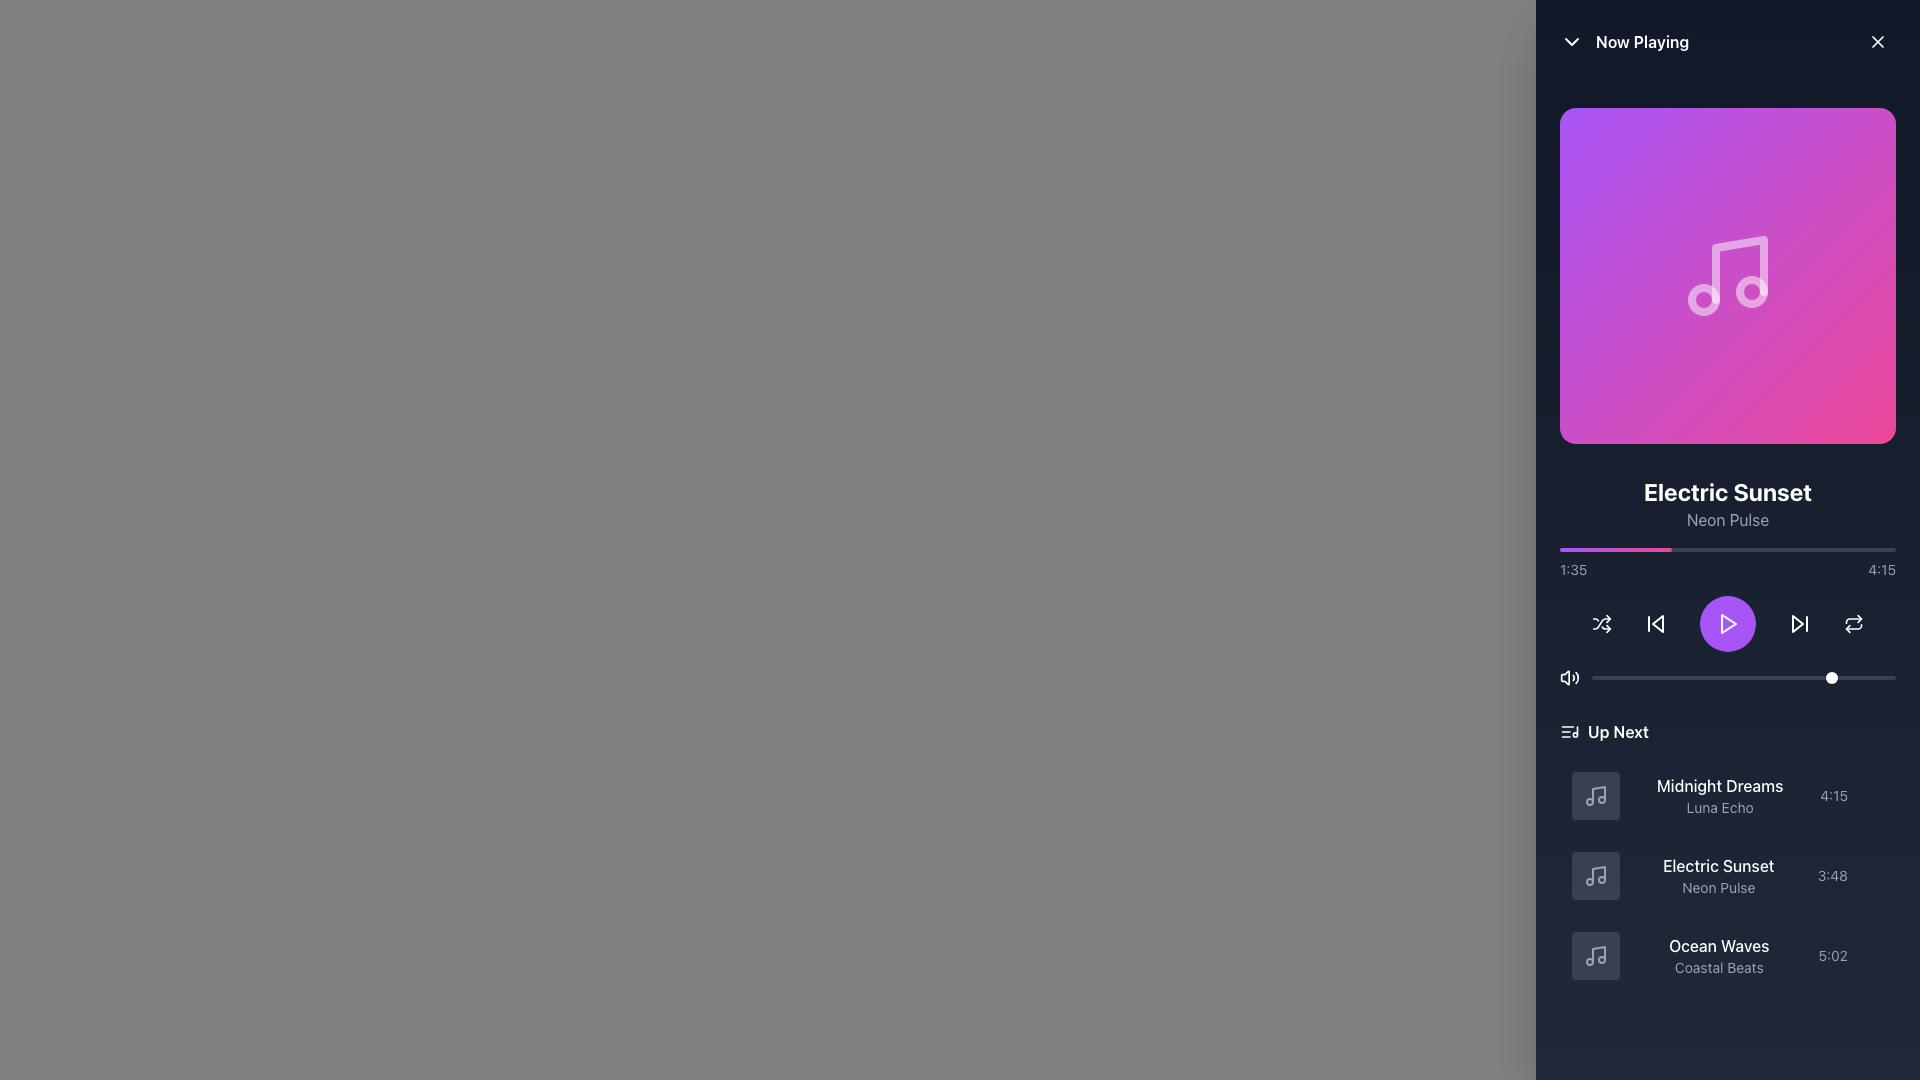 This screenshot has height=1080, width=1920. Describe the element at coordinates (1607, 677) in the screenshot. I see `the volume slider` at that location.